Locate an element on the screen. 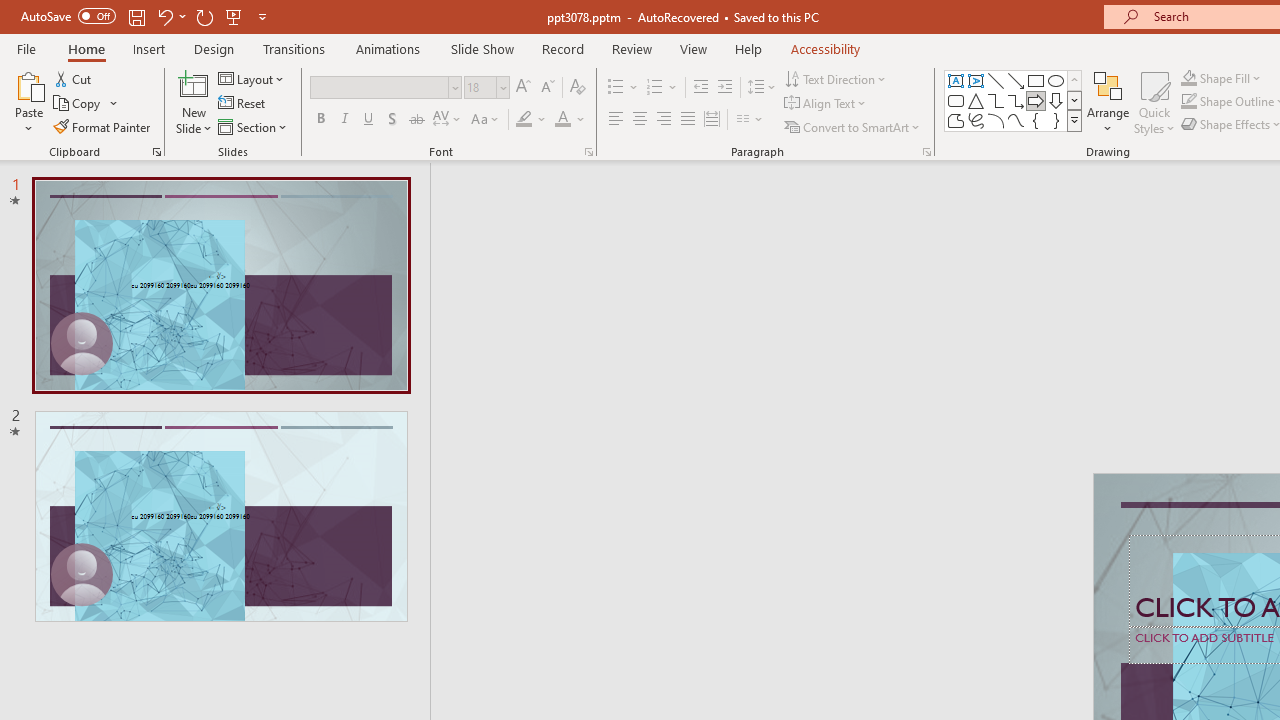 This screenshot has height=720, width=1280. 'Shape Outline Green, Accent 1' is located at coordinates (1189, 101).